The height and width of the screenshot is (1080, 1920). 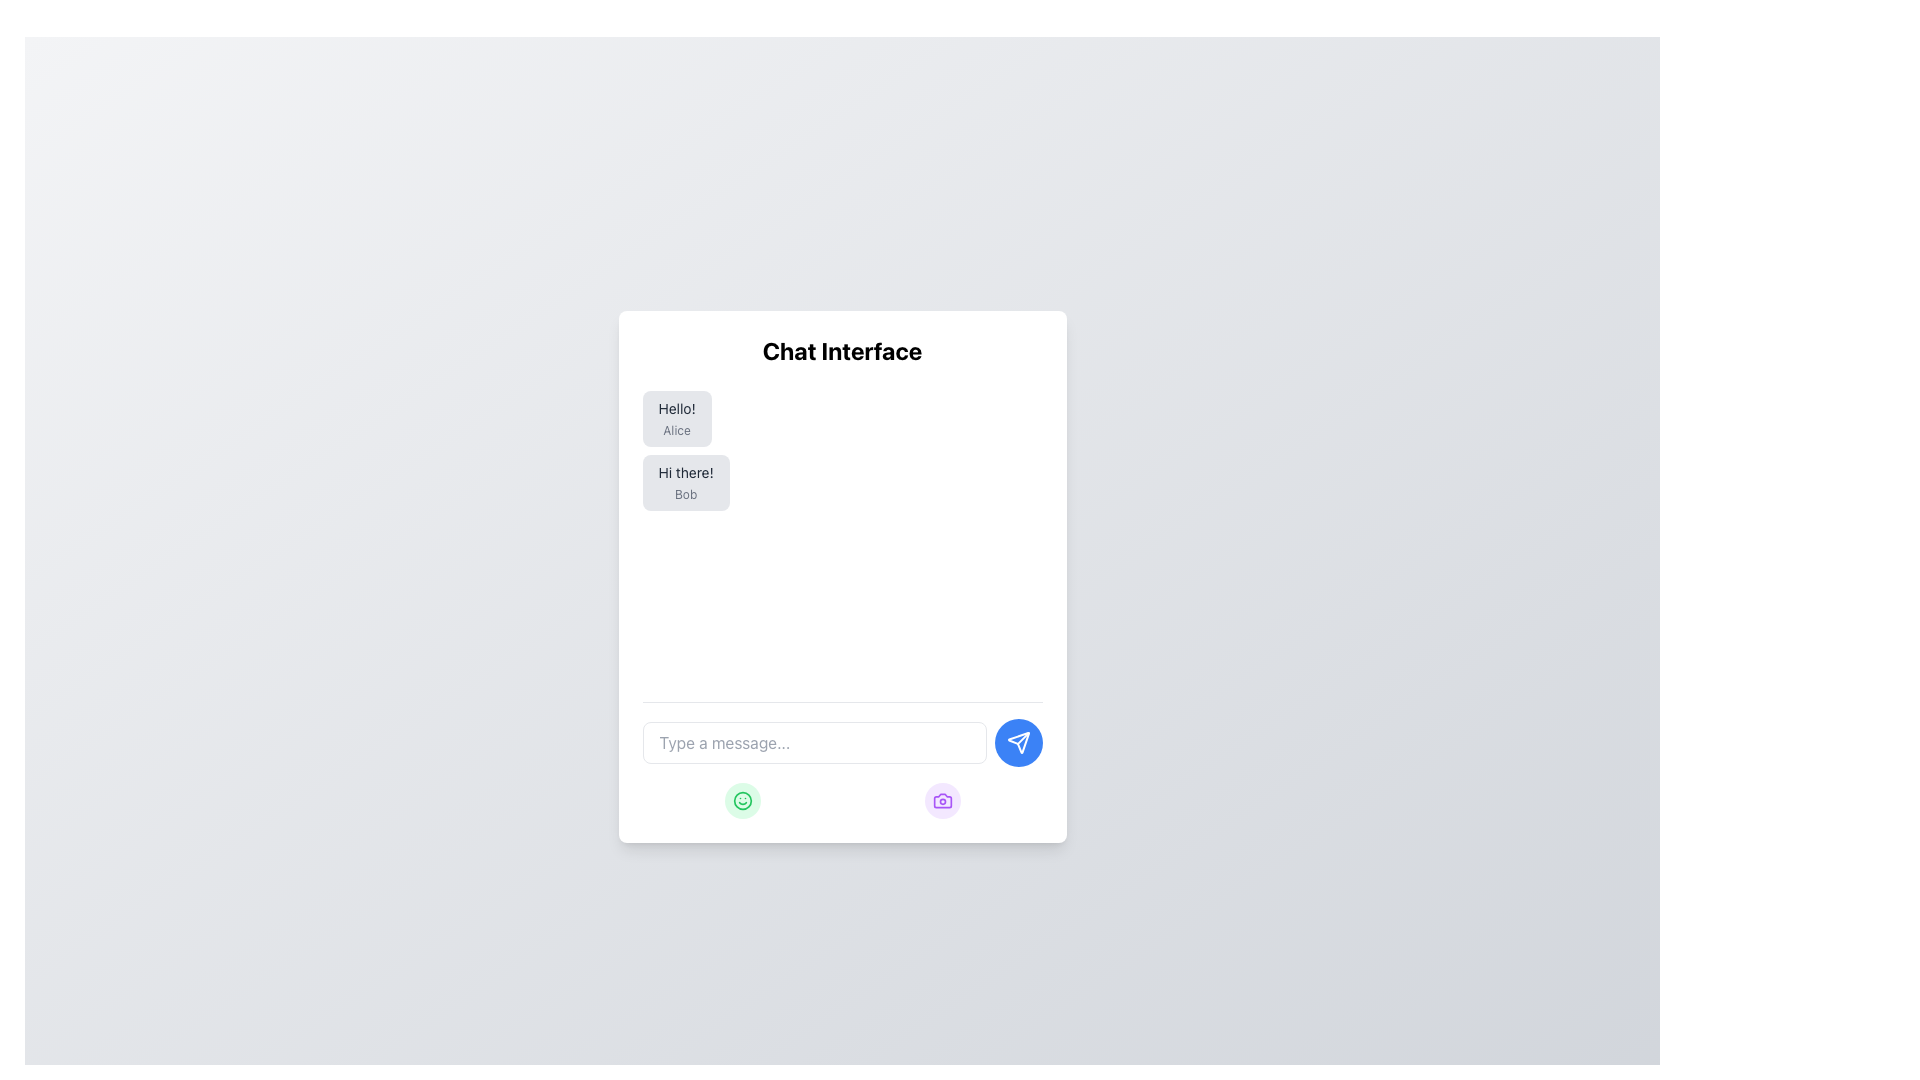 What do you see at coordinates (741, 800) in the screenshot?
I see `the circular button with a light green background and a green smiling face icon` at bounding box center [741, 800].